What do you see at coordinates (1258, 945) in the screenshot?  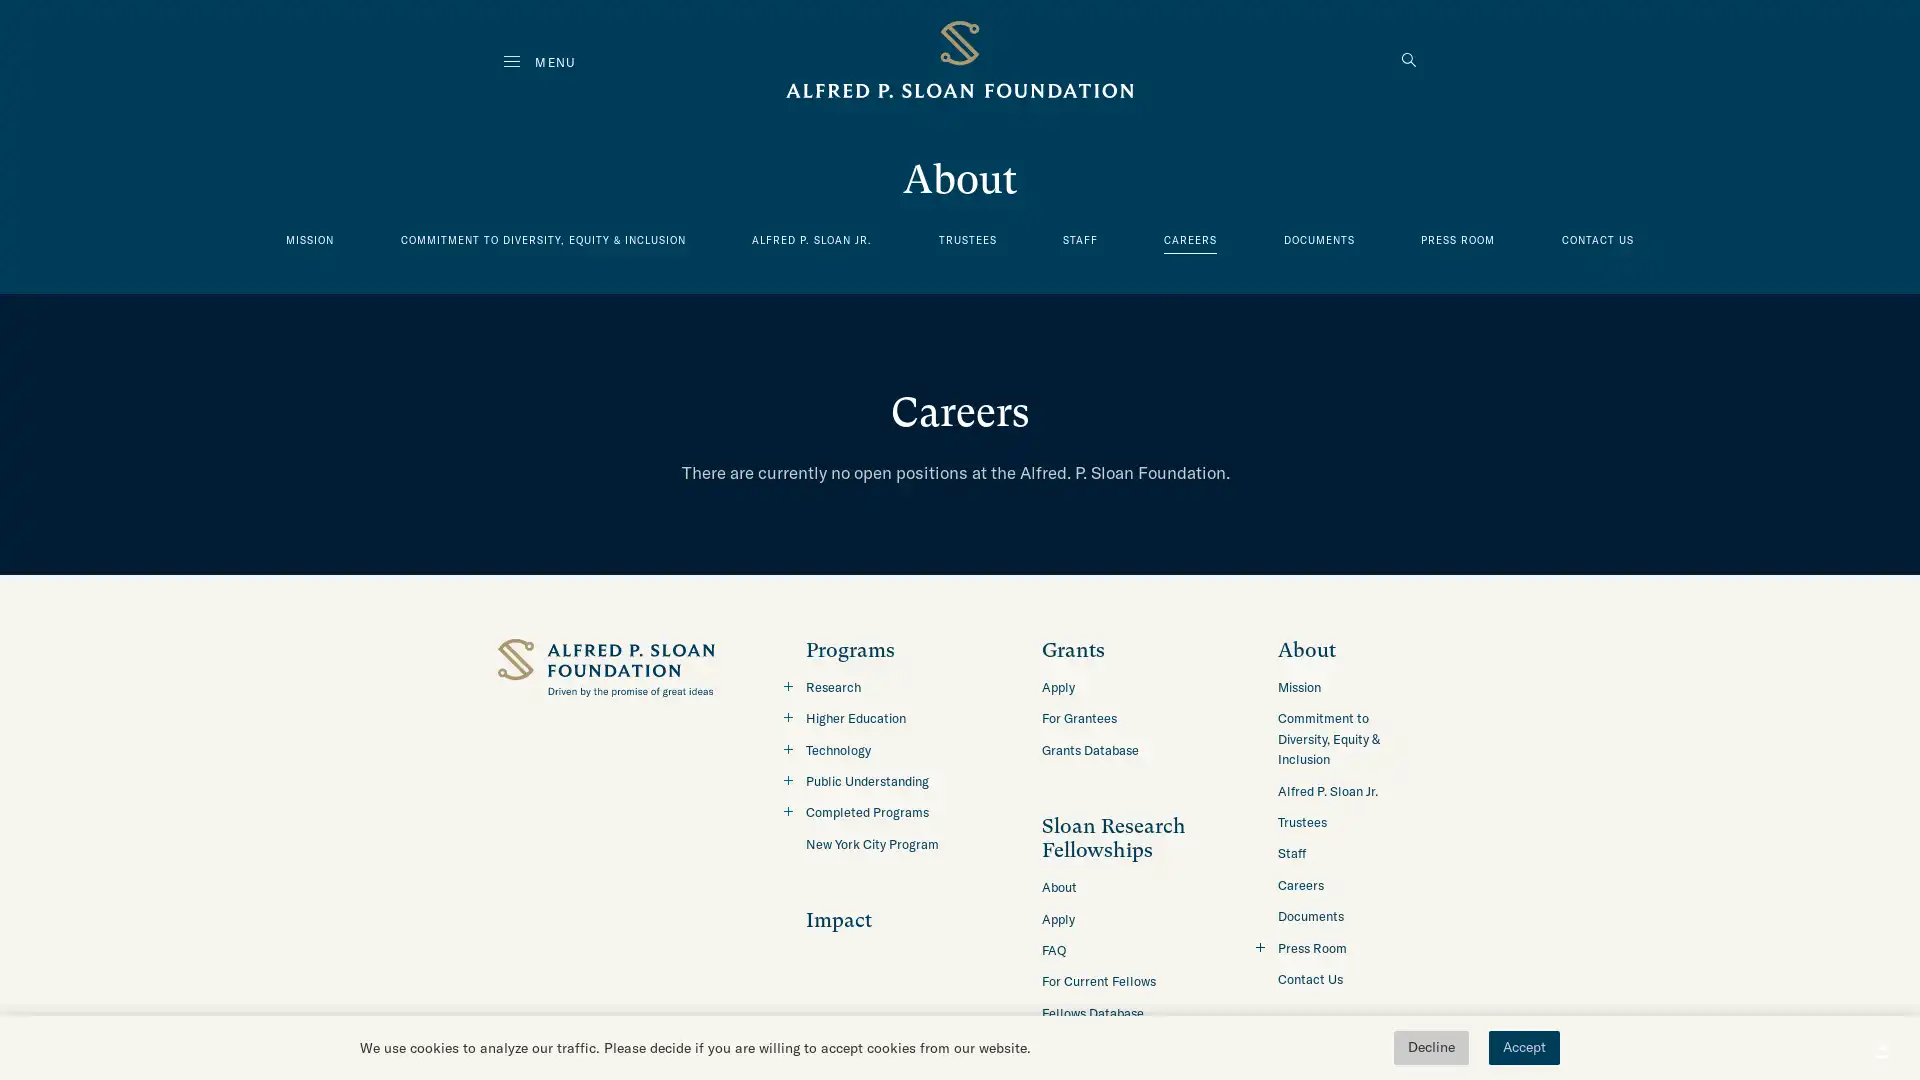 I see `Click to expand this navigation menu` at bounding box center [1258, 945].